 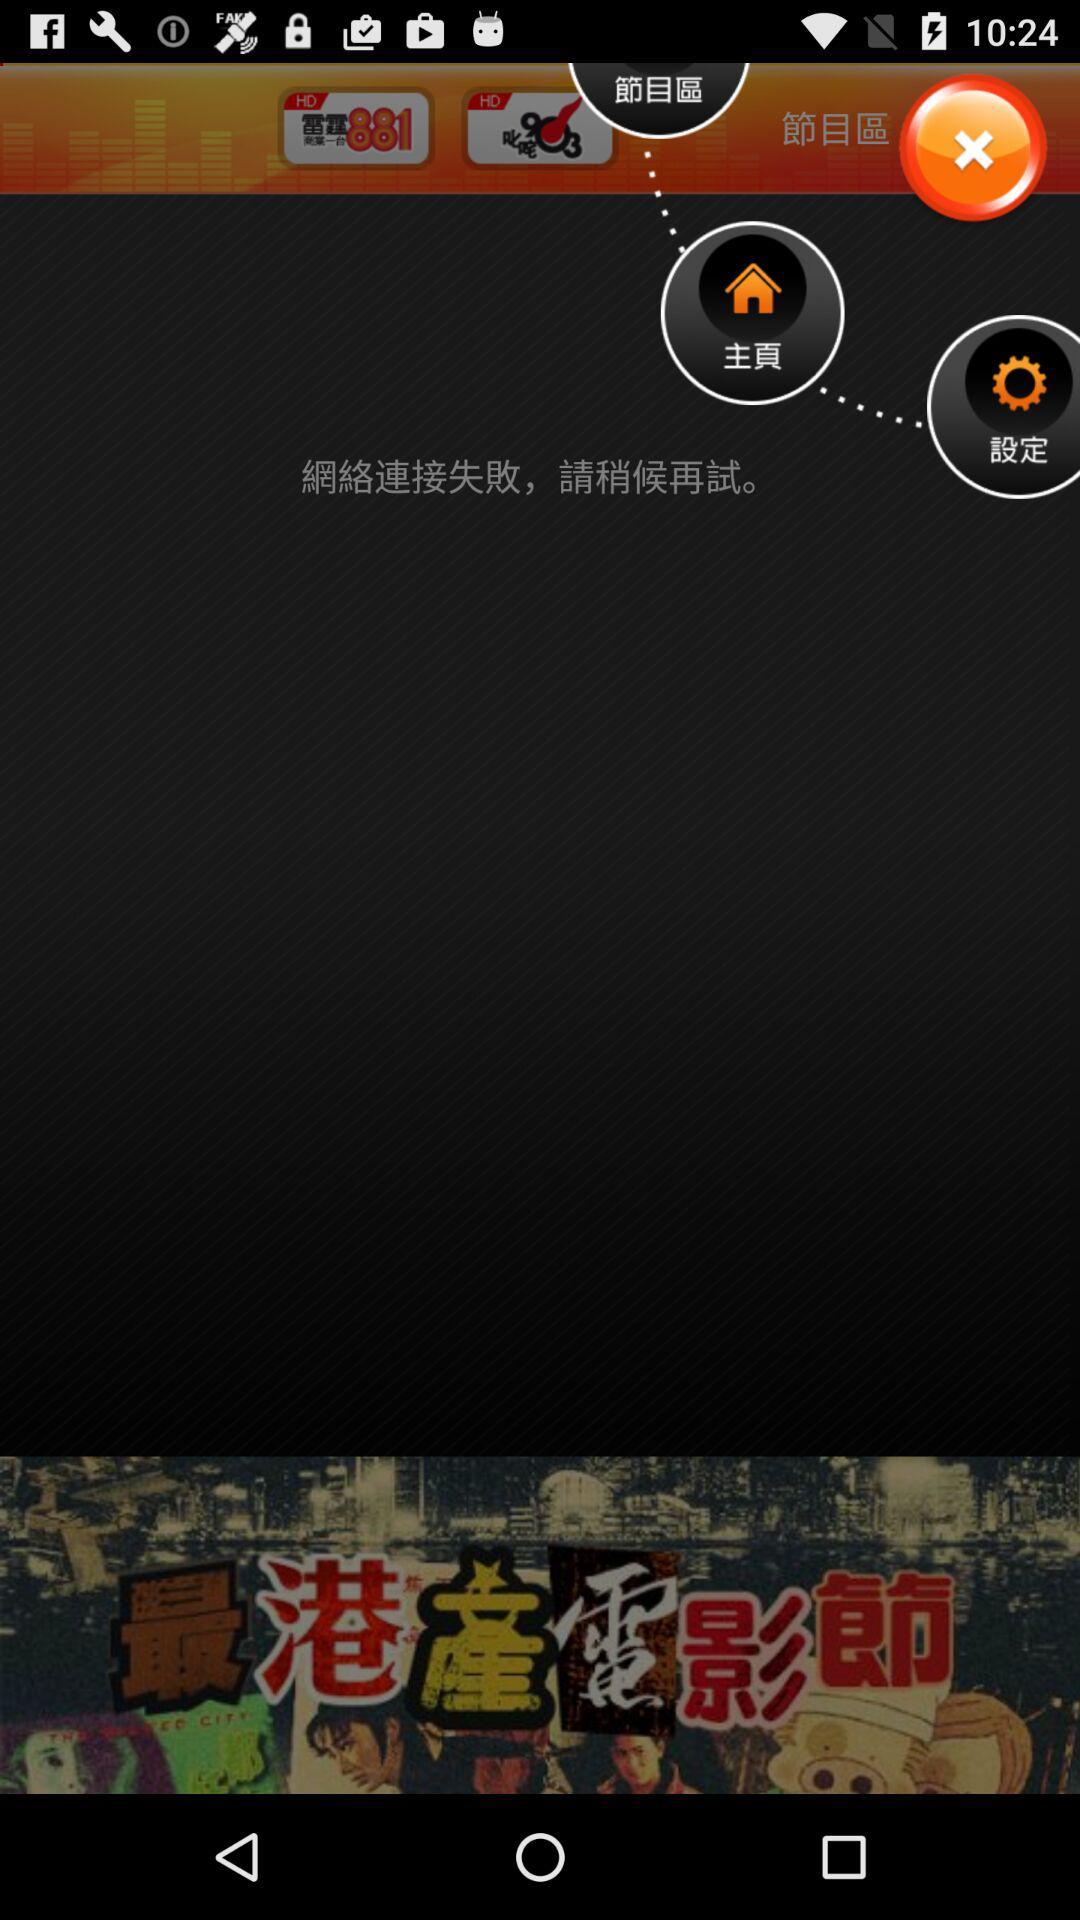 What do you see at coordinates (1003, 405) in the screenshot?
I see `options menu` at bounding box center [1003, 405].